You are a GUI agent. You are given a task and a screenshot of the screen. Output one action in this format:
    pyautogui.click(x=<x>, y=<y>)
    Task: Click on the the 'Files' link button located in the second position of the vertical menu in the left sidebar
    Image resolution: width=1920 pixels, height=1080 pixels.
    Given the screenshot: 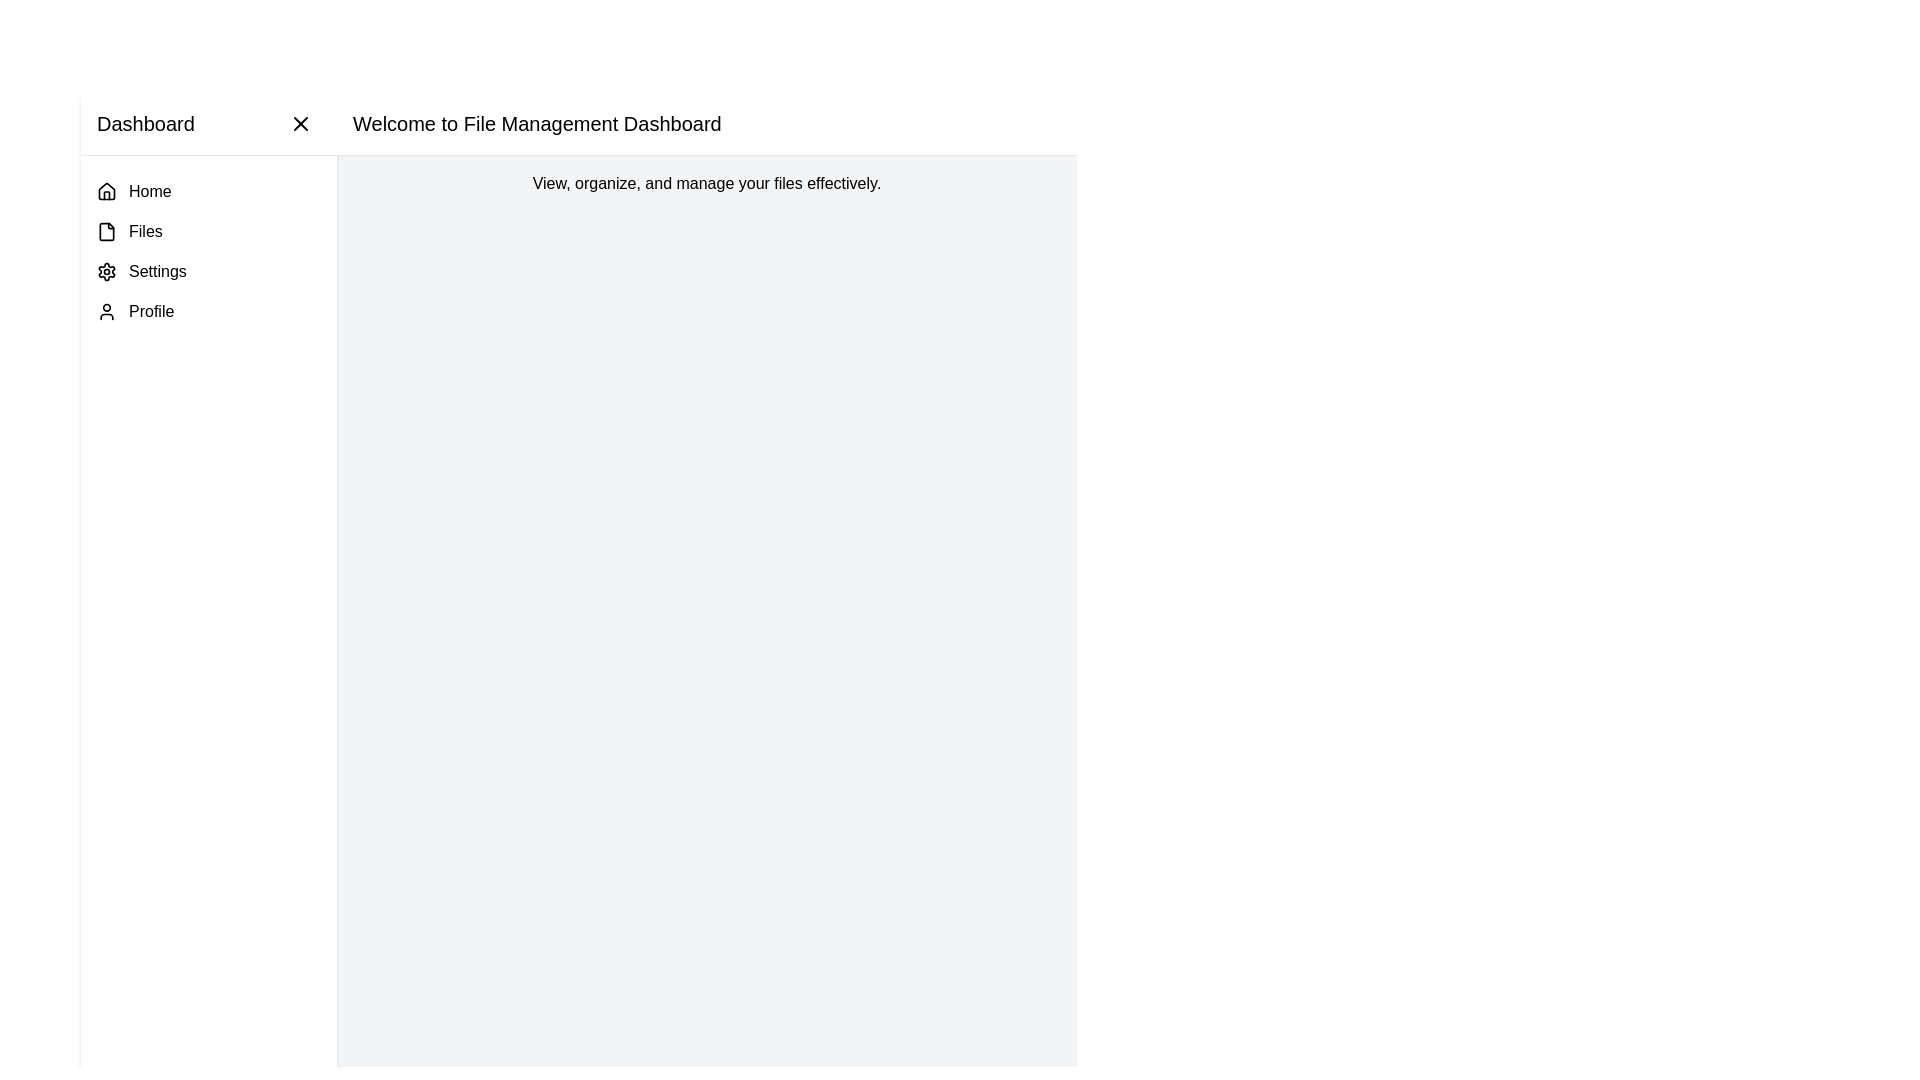 What is the action you would take?
    pyautogui.click(x=209, y=230)
    